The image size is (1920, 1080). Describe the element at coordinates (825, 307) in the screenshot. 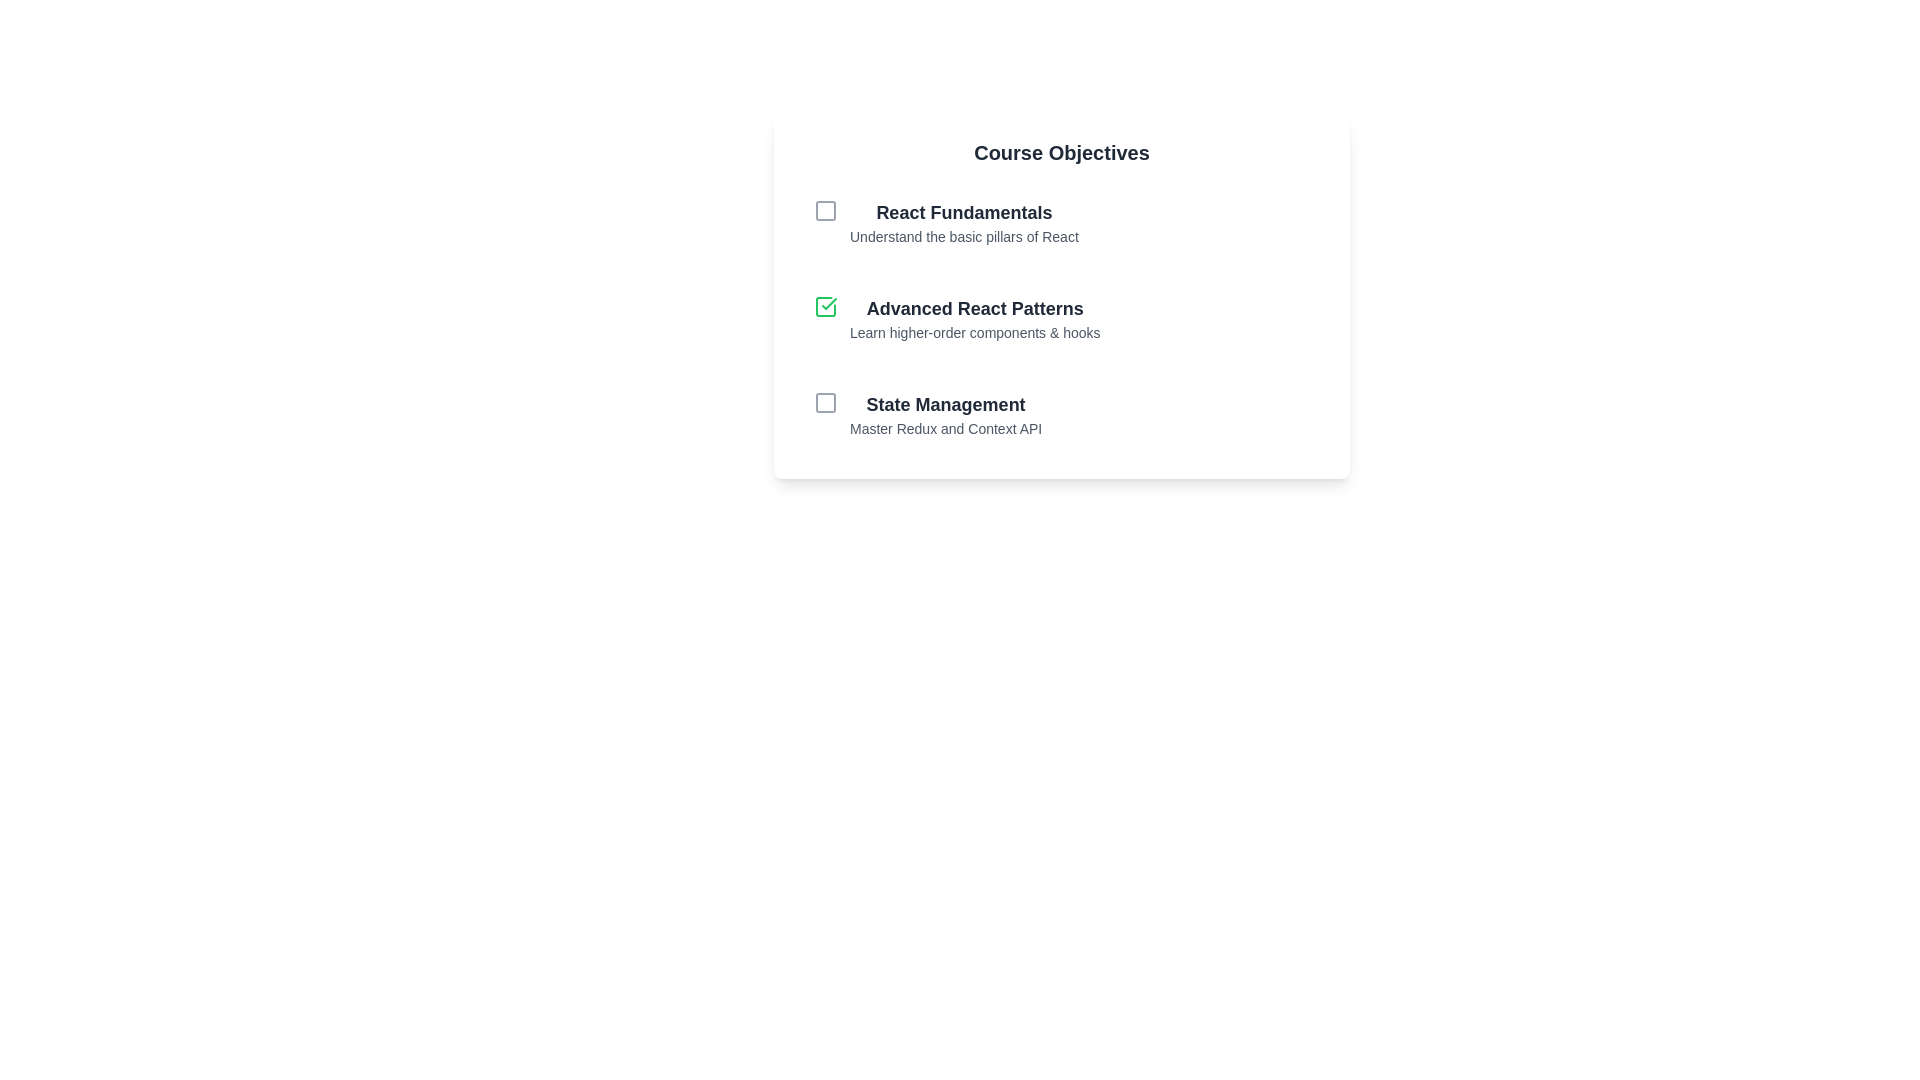

I see `the checkbox for the item labeled Advanced React Patterns` at that location.